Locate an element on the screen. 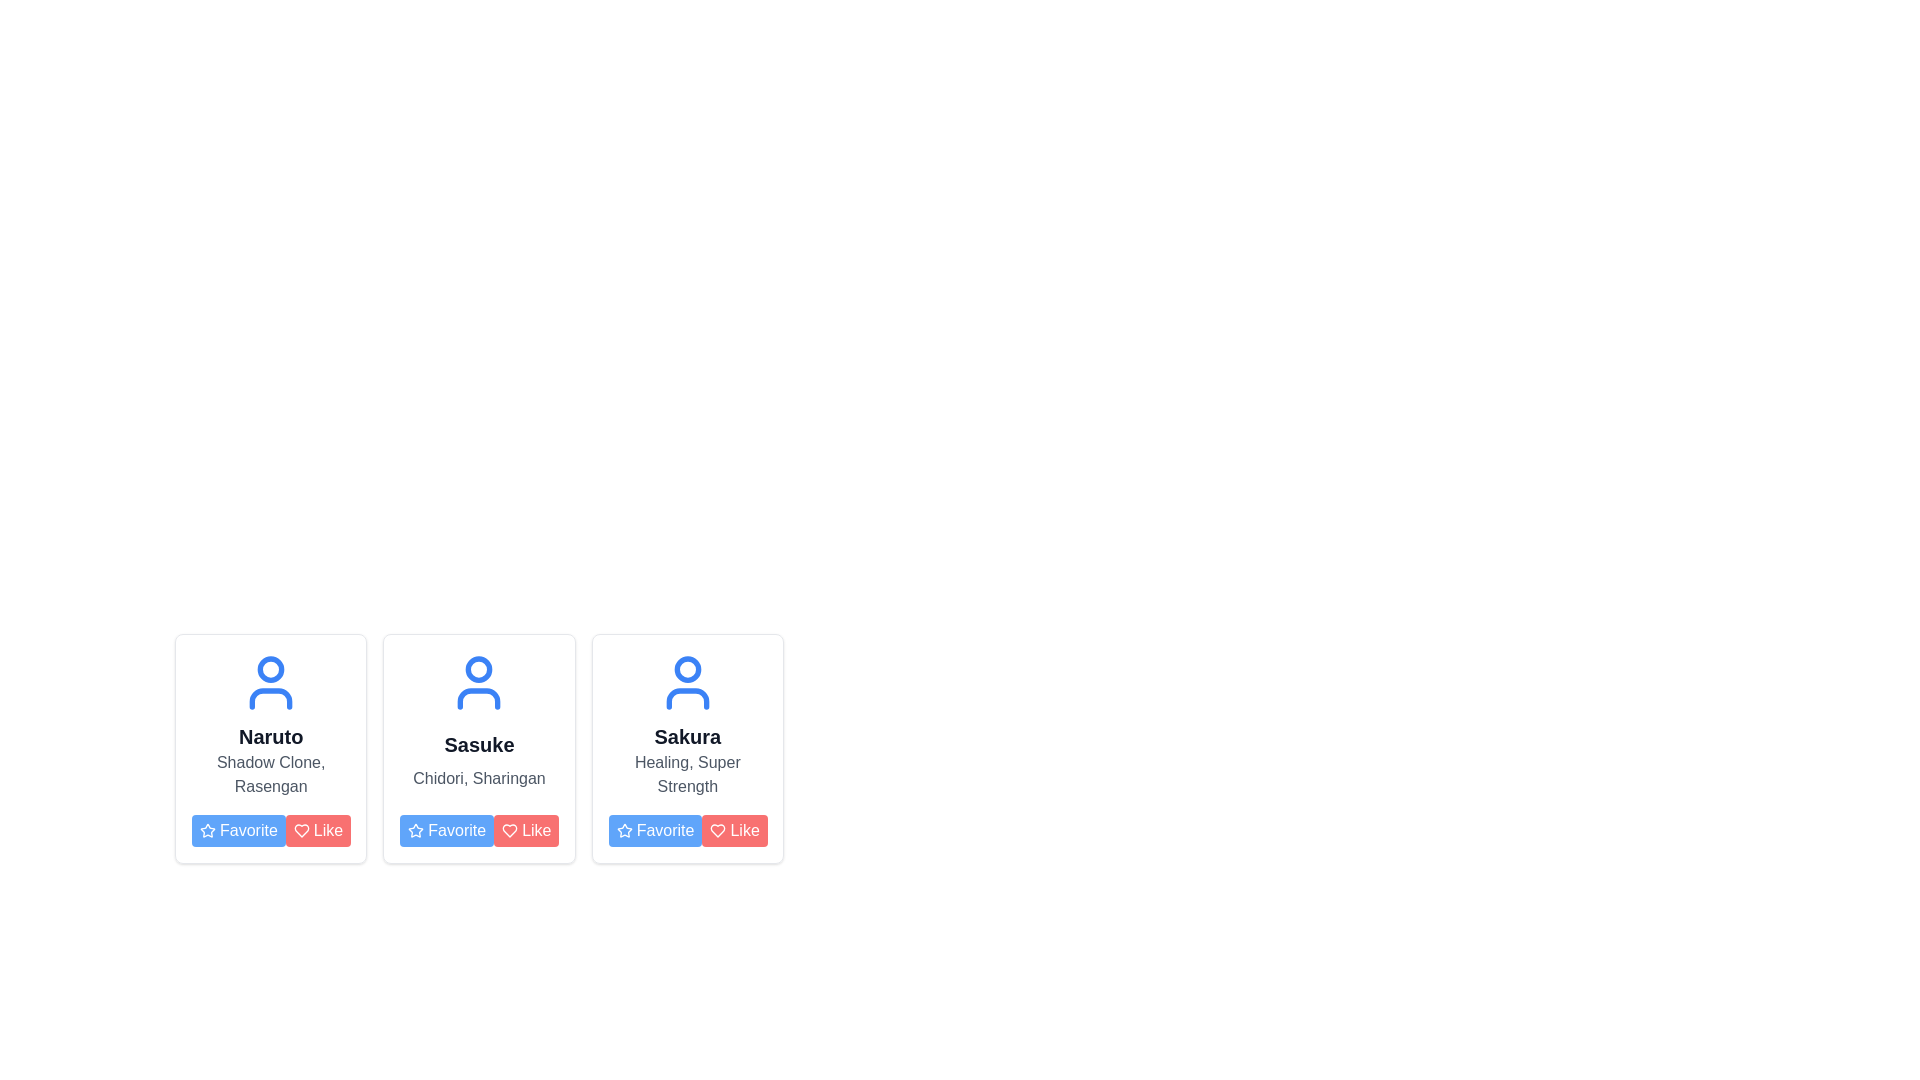  the SVG Circle Graphic representing the head in the user profile icon, which is part of the third profile card in a horizontally aligned list of three cards is located at coordinates (687, 669).